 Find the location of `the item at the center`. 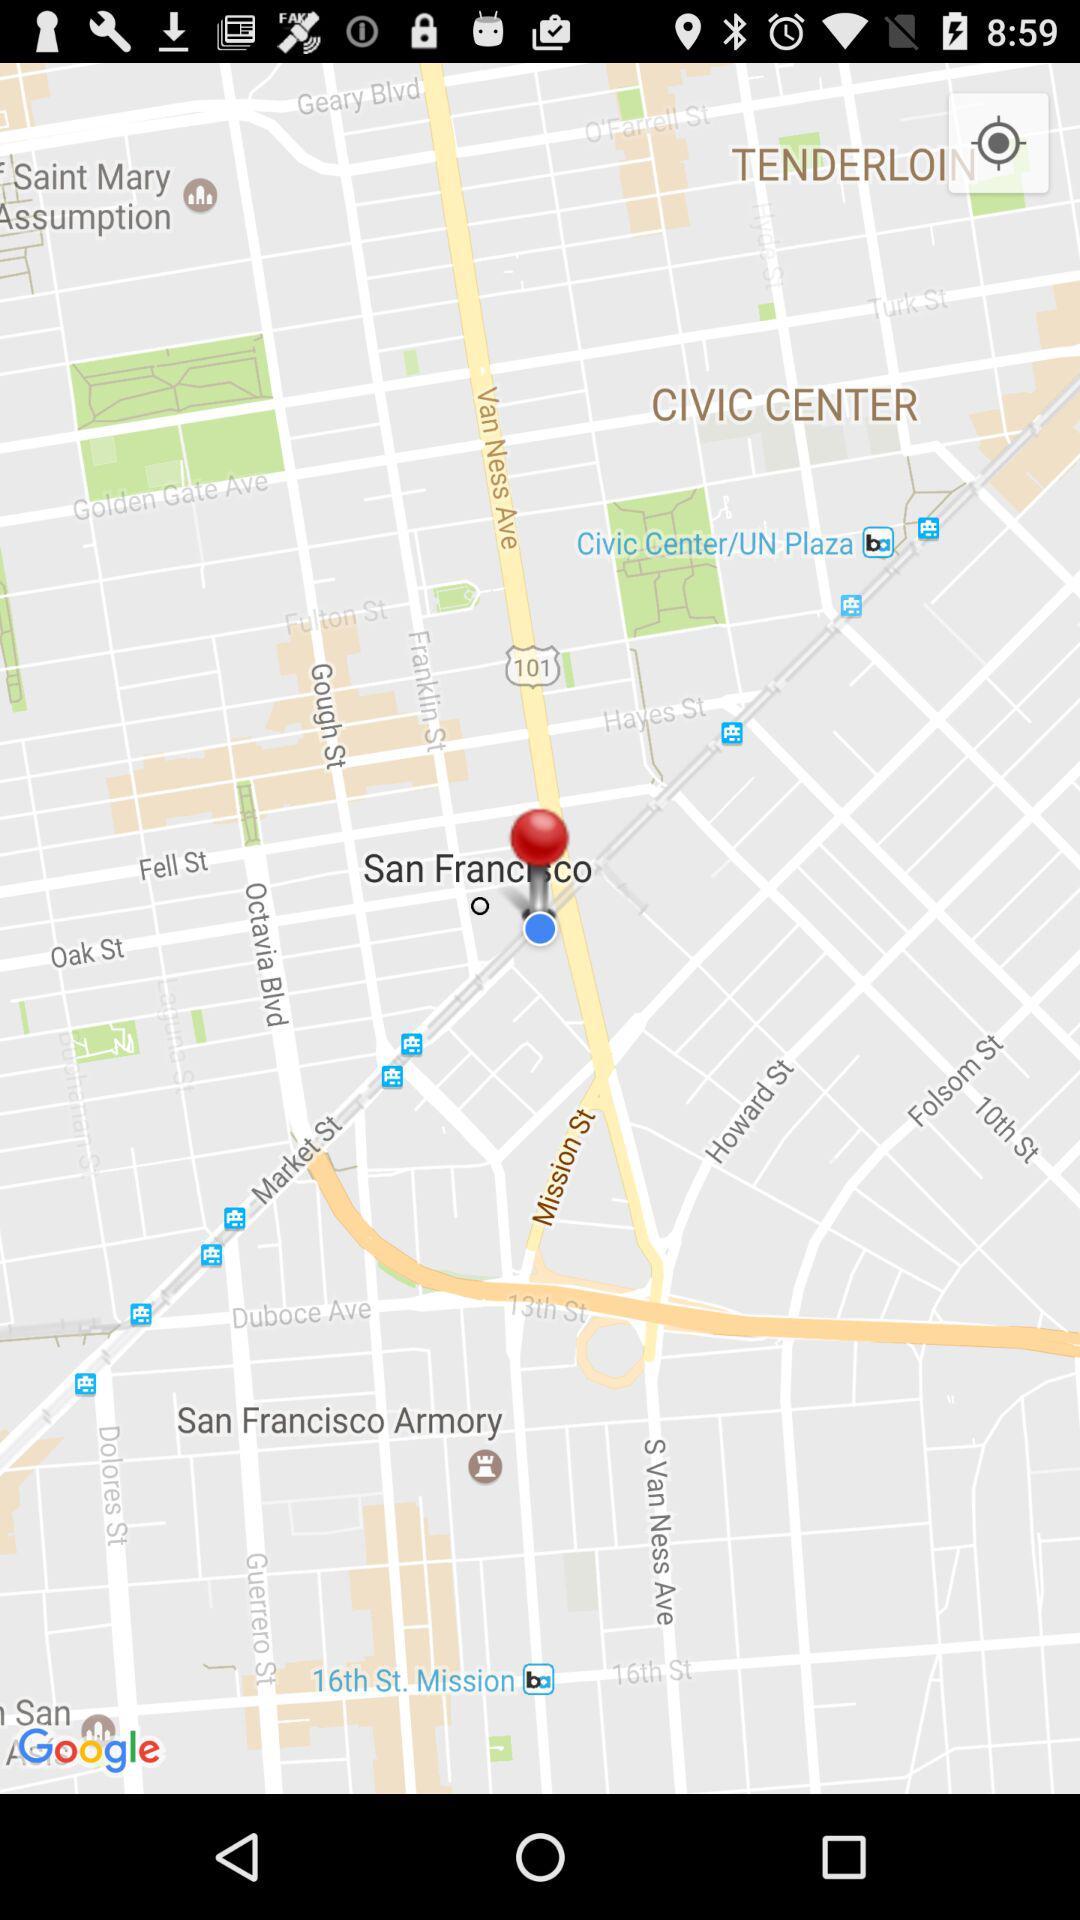

the item at the center is located at coordinates (540, 927).